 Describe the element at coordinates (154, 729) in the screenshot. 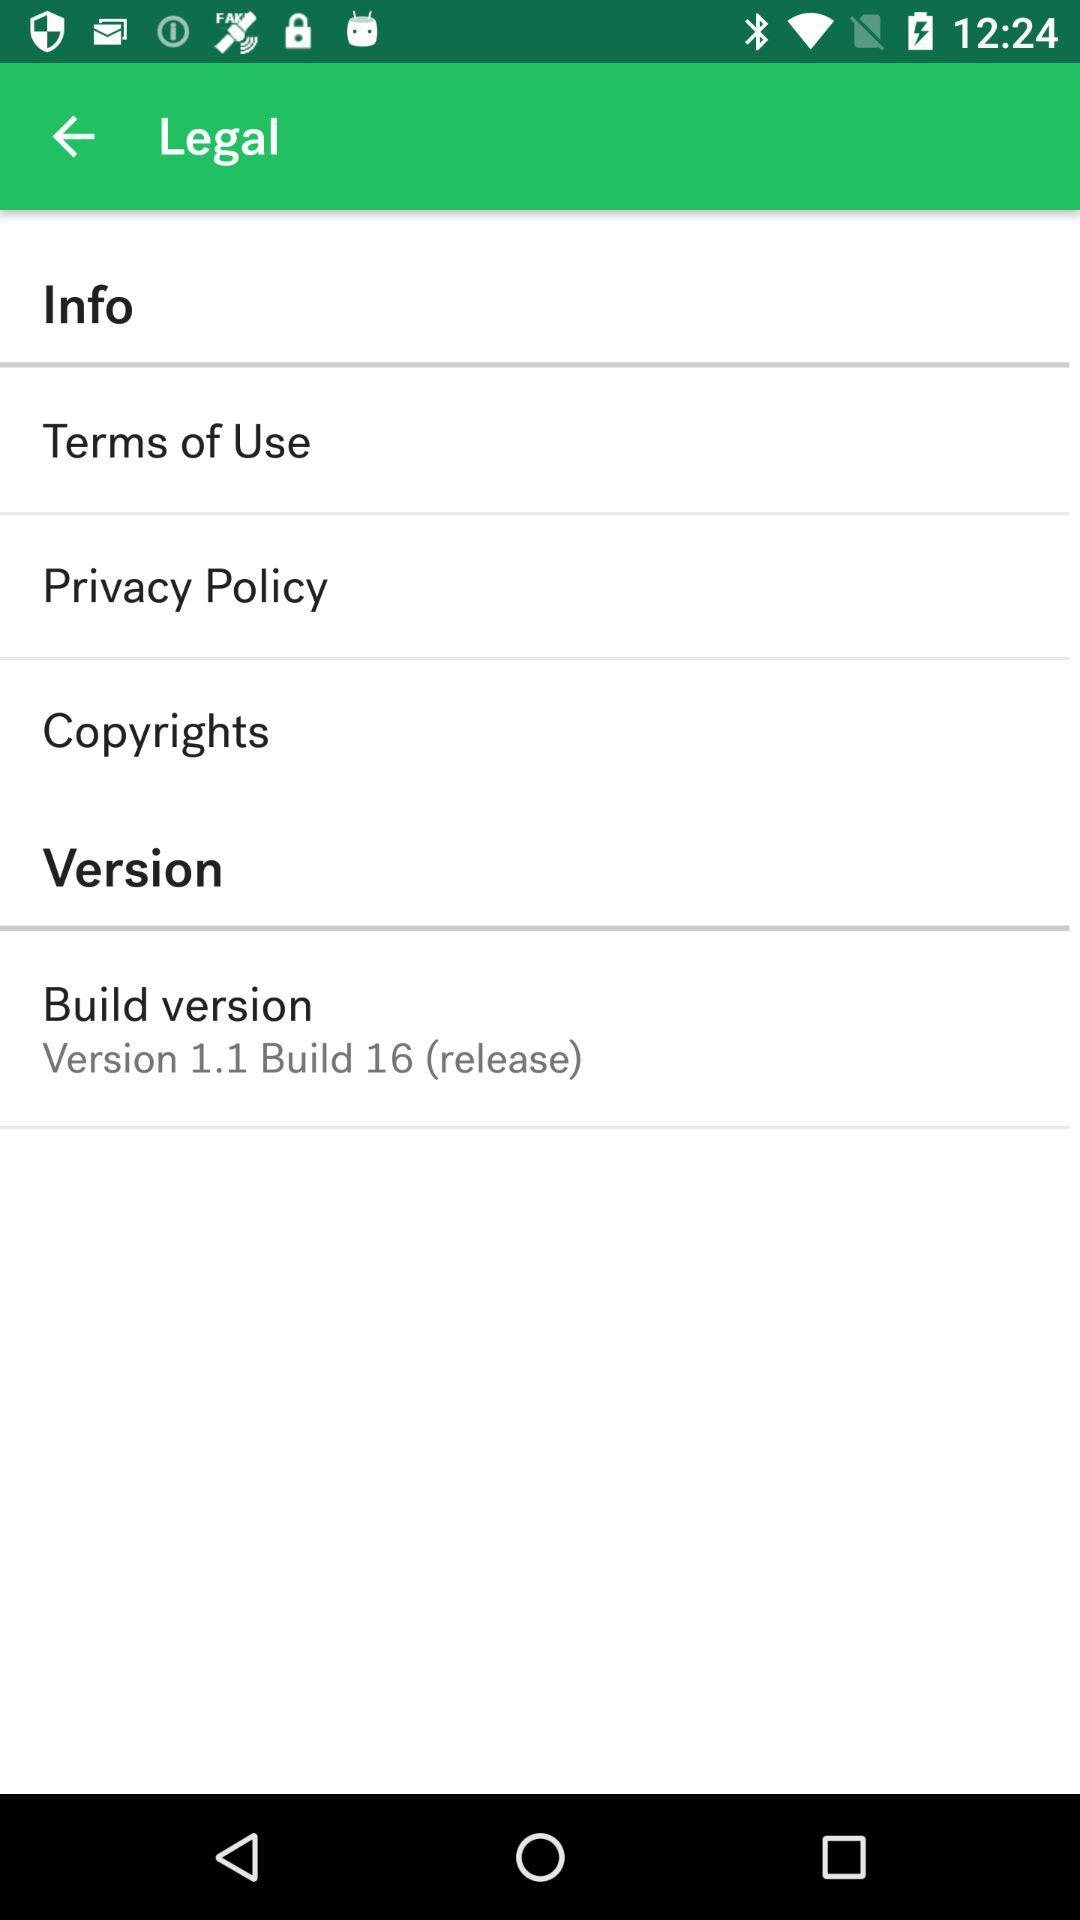

I see `the item below the privacy policy icon` at that location.